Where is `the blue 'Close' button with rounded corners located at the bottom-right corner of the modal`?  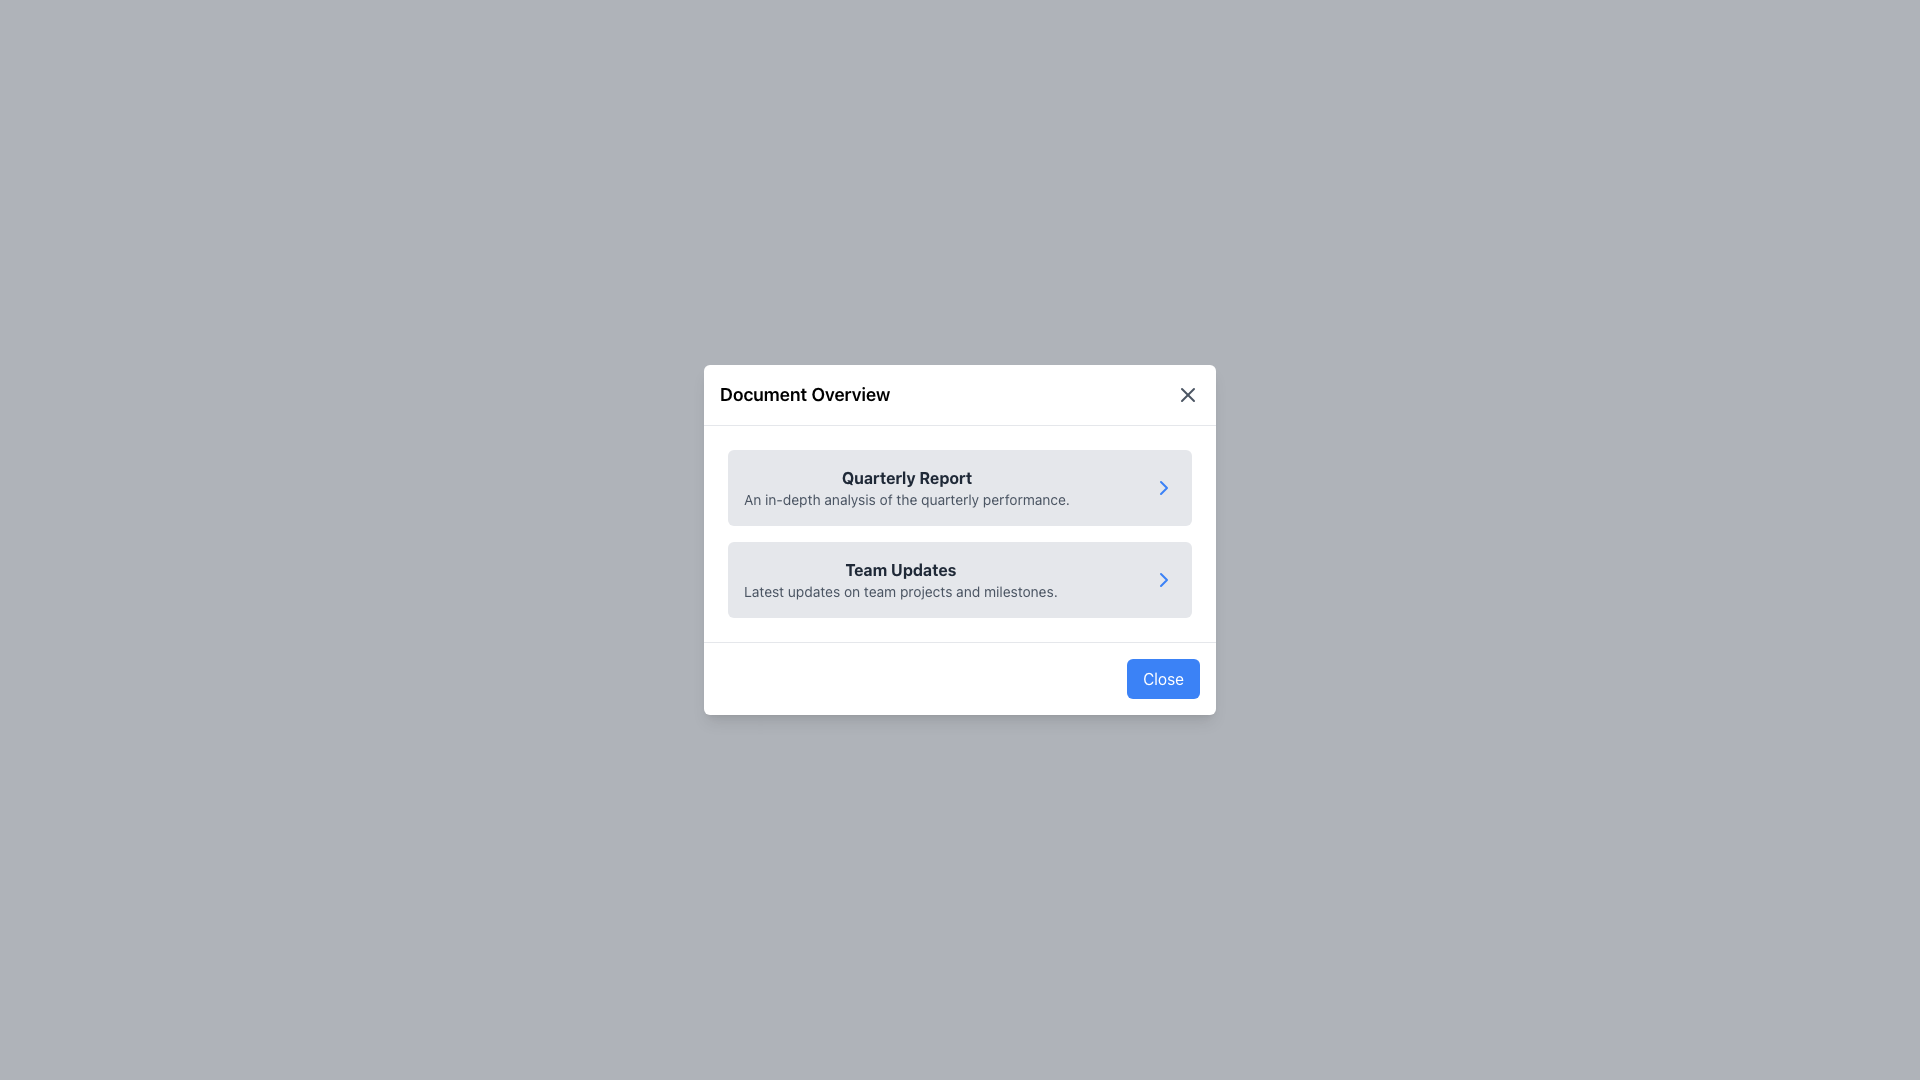
the blue 'Close' button with rounded corners located at the bottom-right corner of the modal is located at coordinates (1163, 677).